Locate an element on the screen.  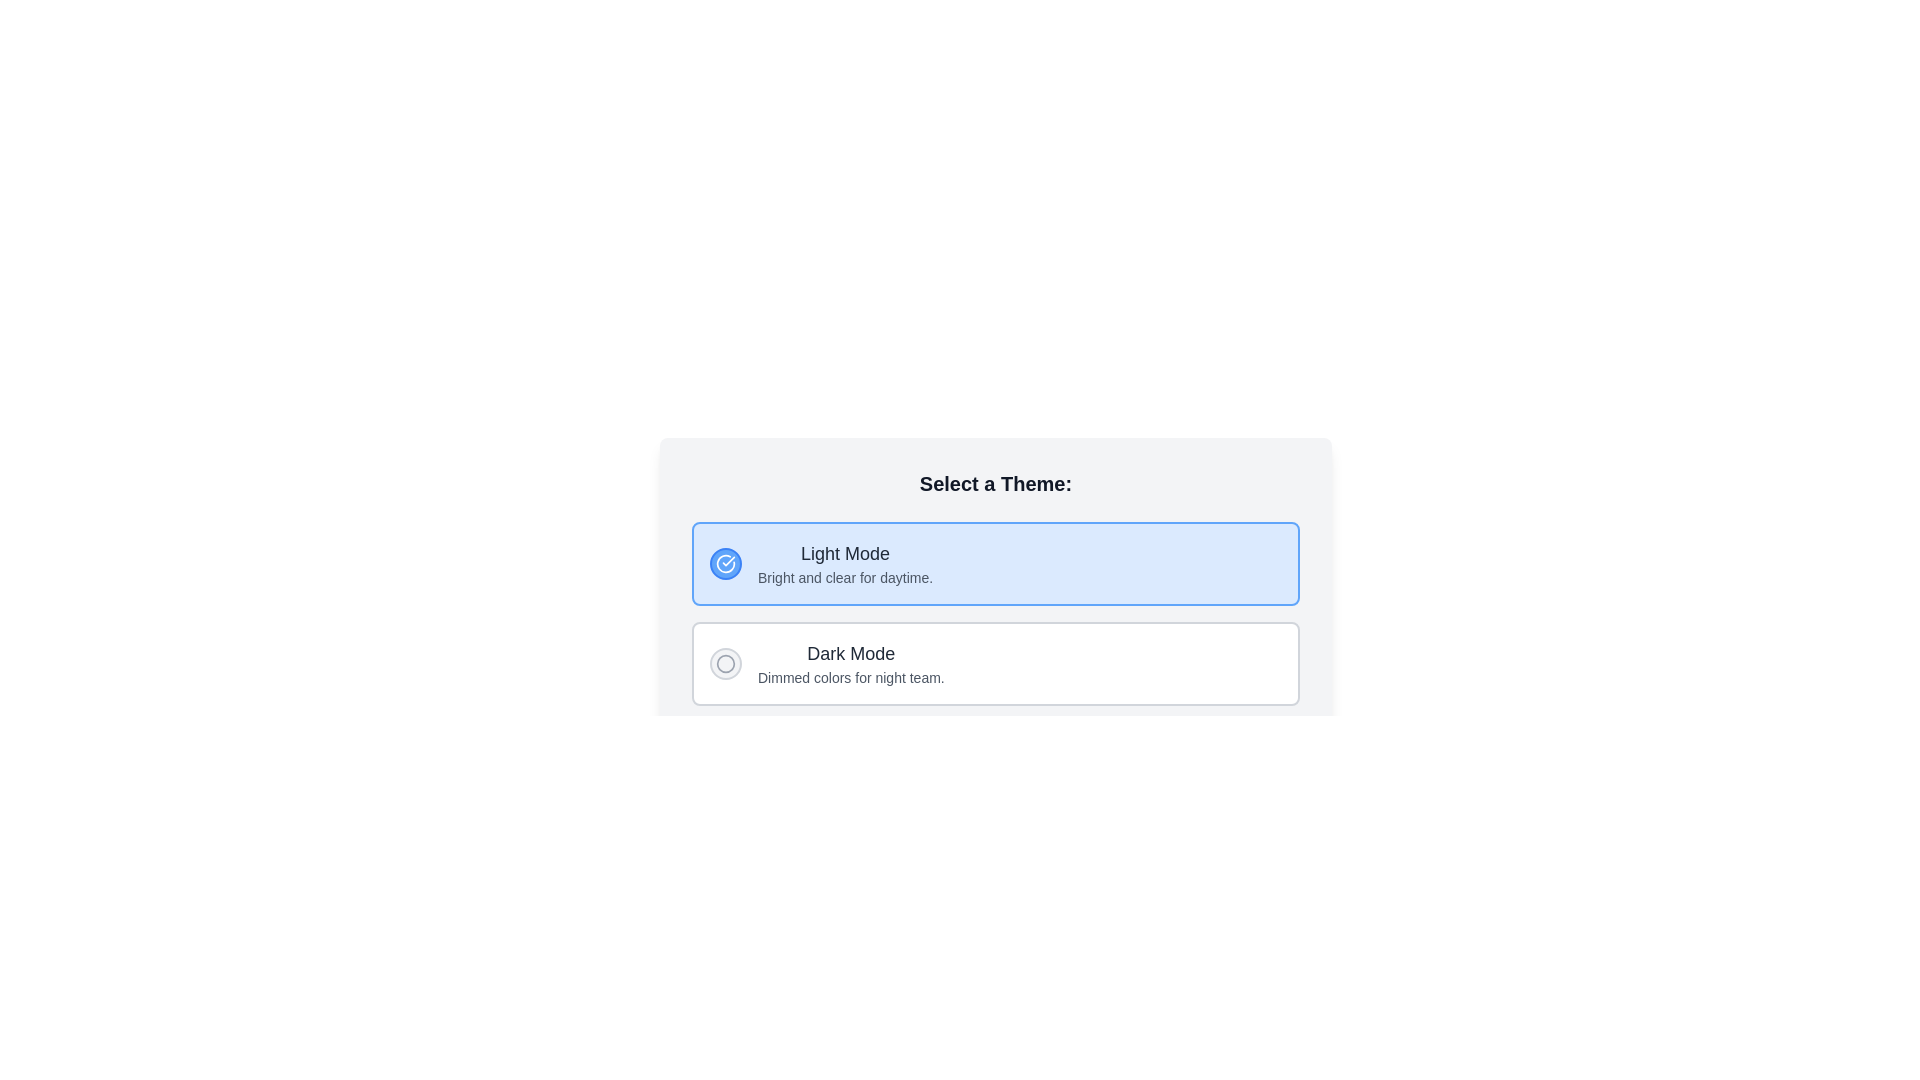
the circular outline icon of the 'Light Mode' button located in the top-left corner of the selection card is located at coordinates (724, 563).